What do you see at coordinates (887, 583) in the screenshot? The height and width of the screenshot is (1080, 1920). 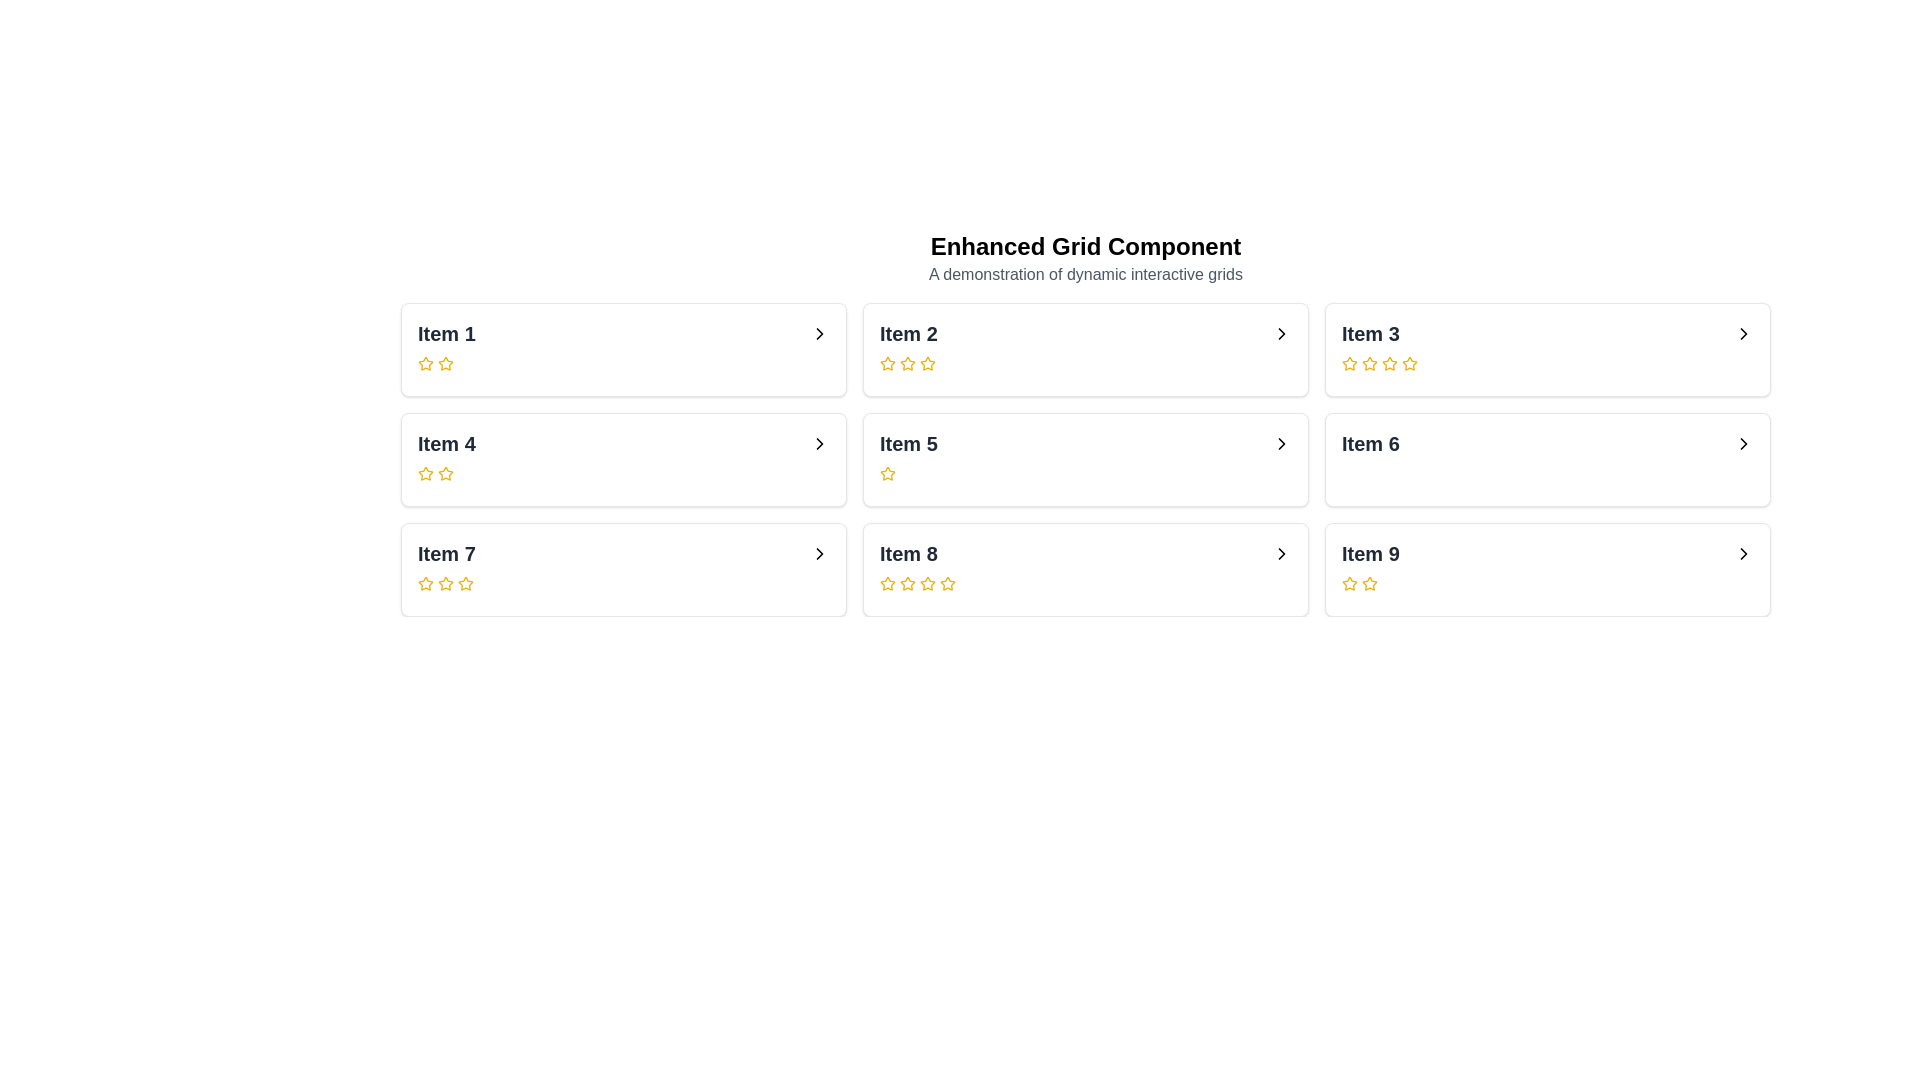 I see `the first yellow star icon in the rating section below 'Item 8' to adjust the rating` at bounding box center [887, 583].